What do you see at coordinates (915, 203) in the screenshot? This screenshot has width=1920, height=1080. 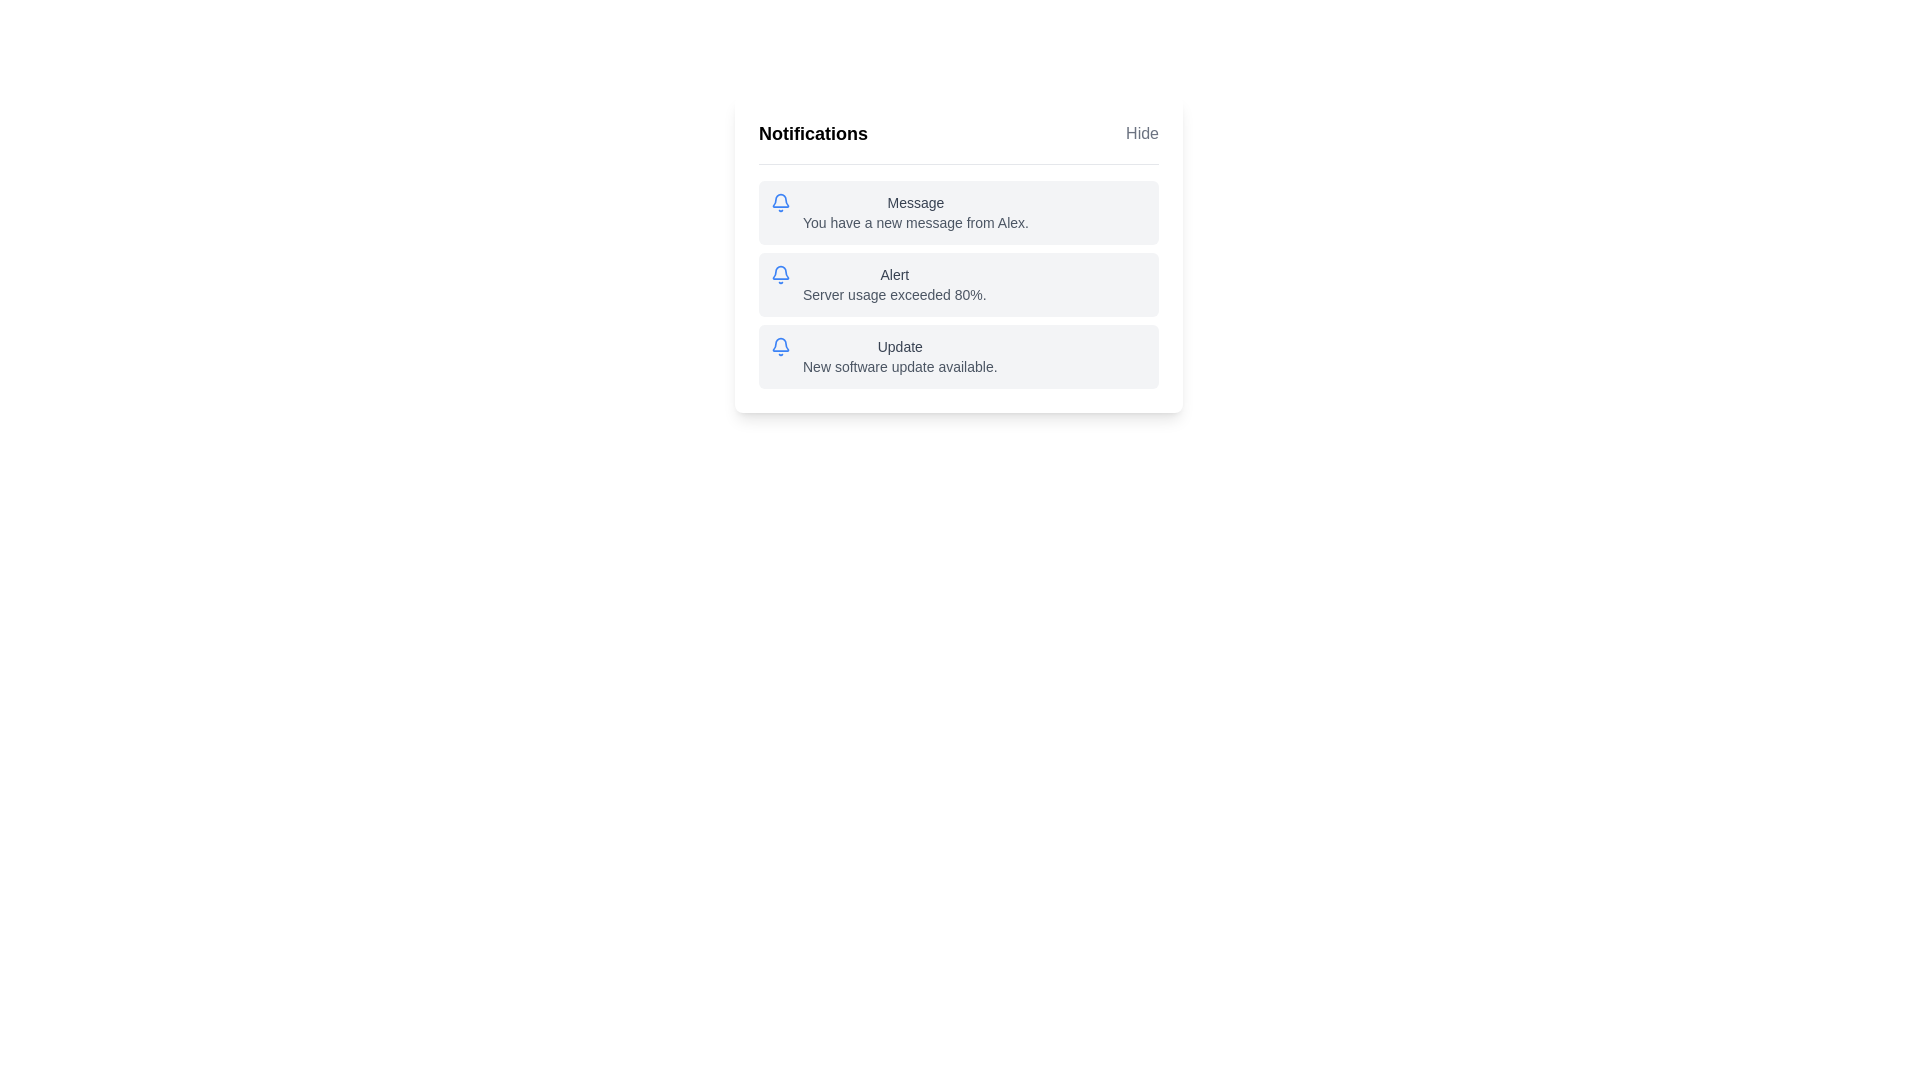 I see `the 'Message' text label located at the top-left corner of the first notification card, which is styled in gray with medium font-weight` at bounding box center [915, 203].